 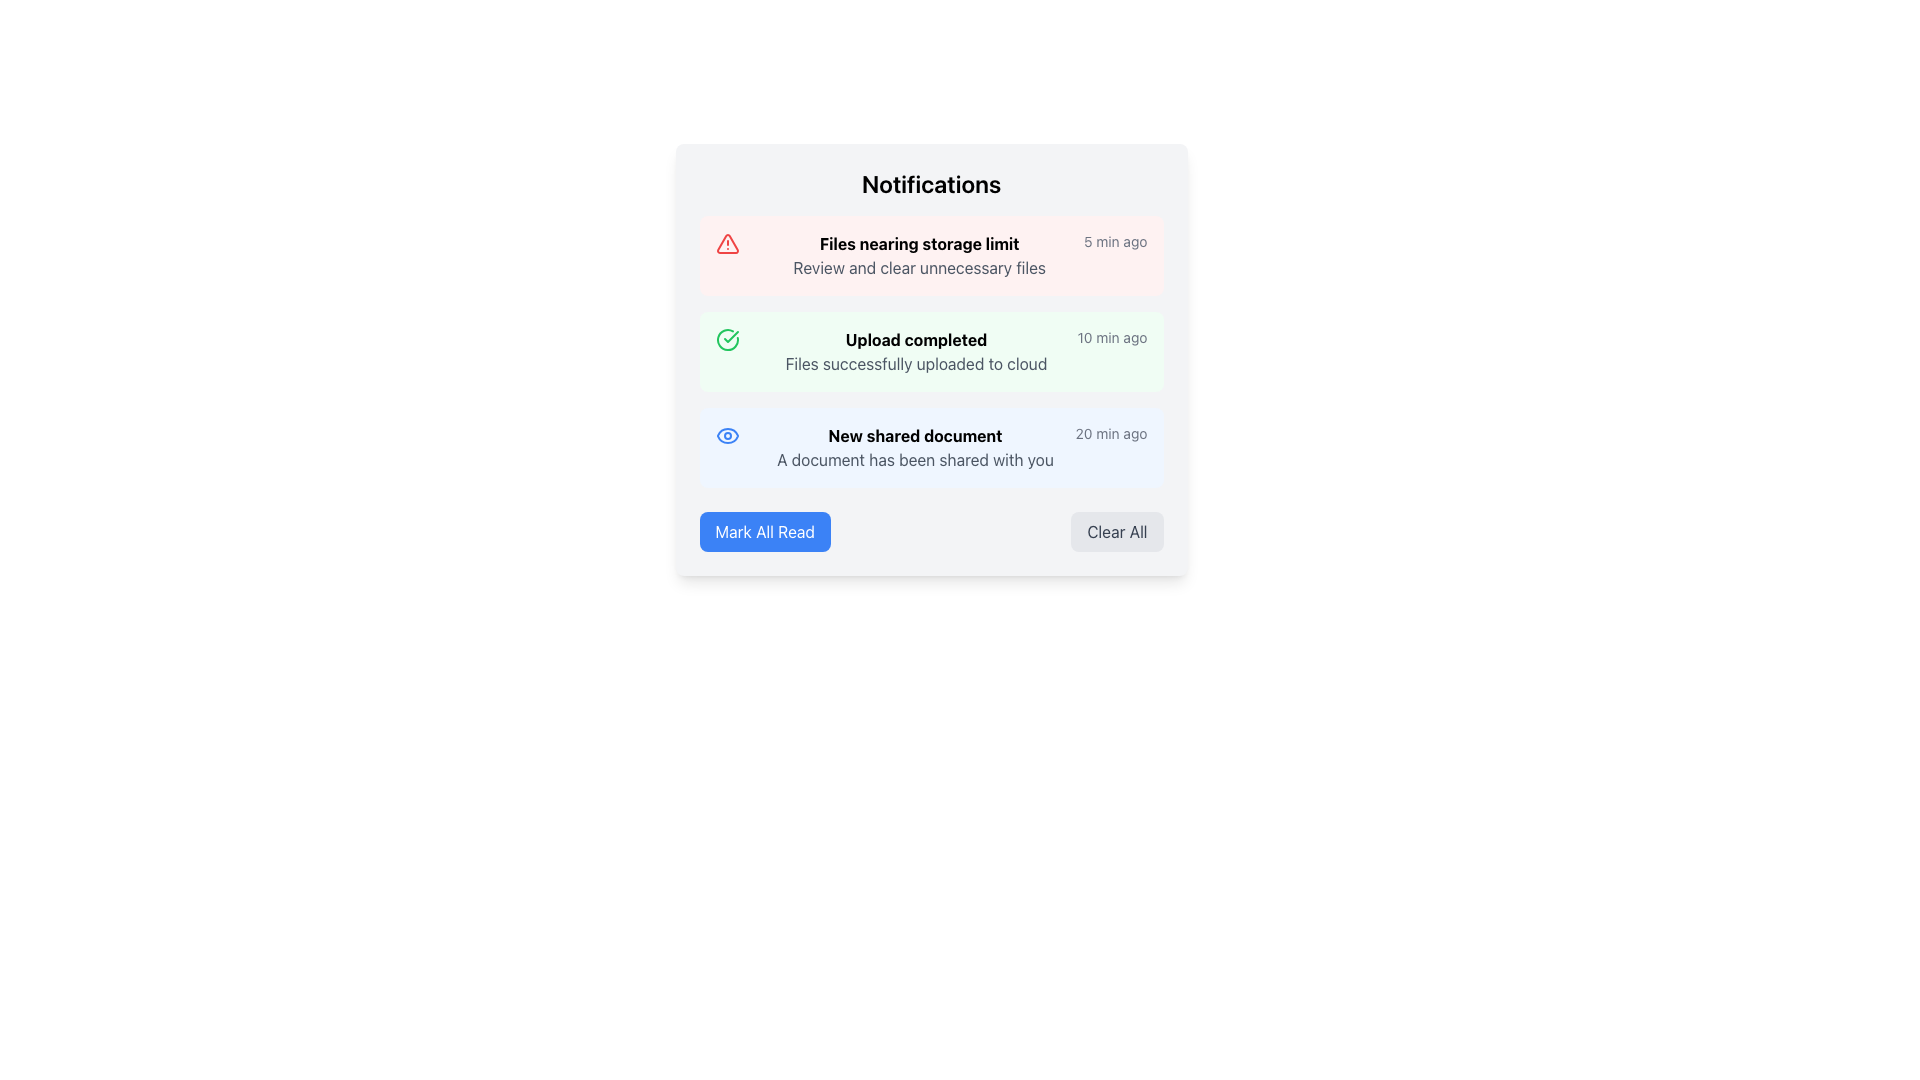 What do you see at coordinates (915, 363) in the screenshot?
I see `text label stating 'Files successfully uploaded to cloud', which is located below the bold text 'Upload completed' in the notifications panel` at bounding box center [915, 363].